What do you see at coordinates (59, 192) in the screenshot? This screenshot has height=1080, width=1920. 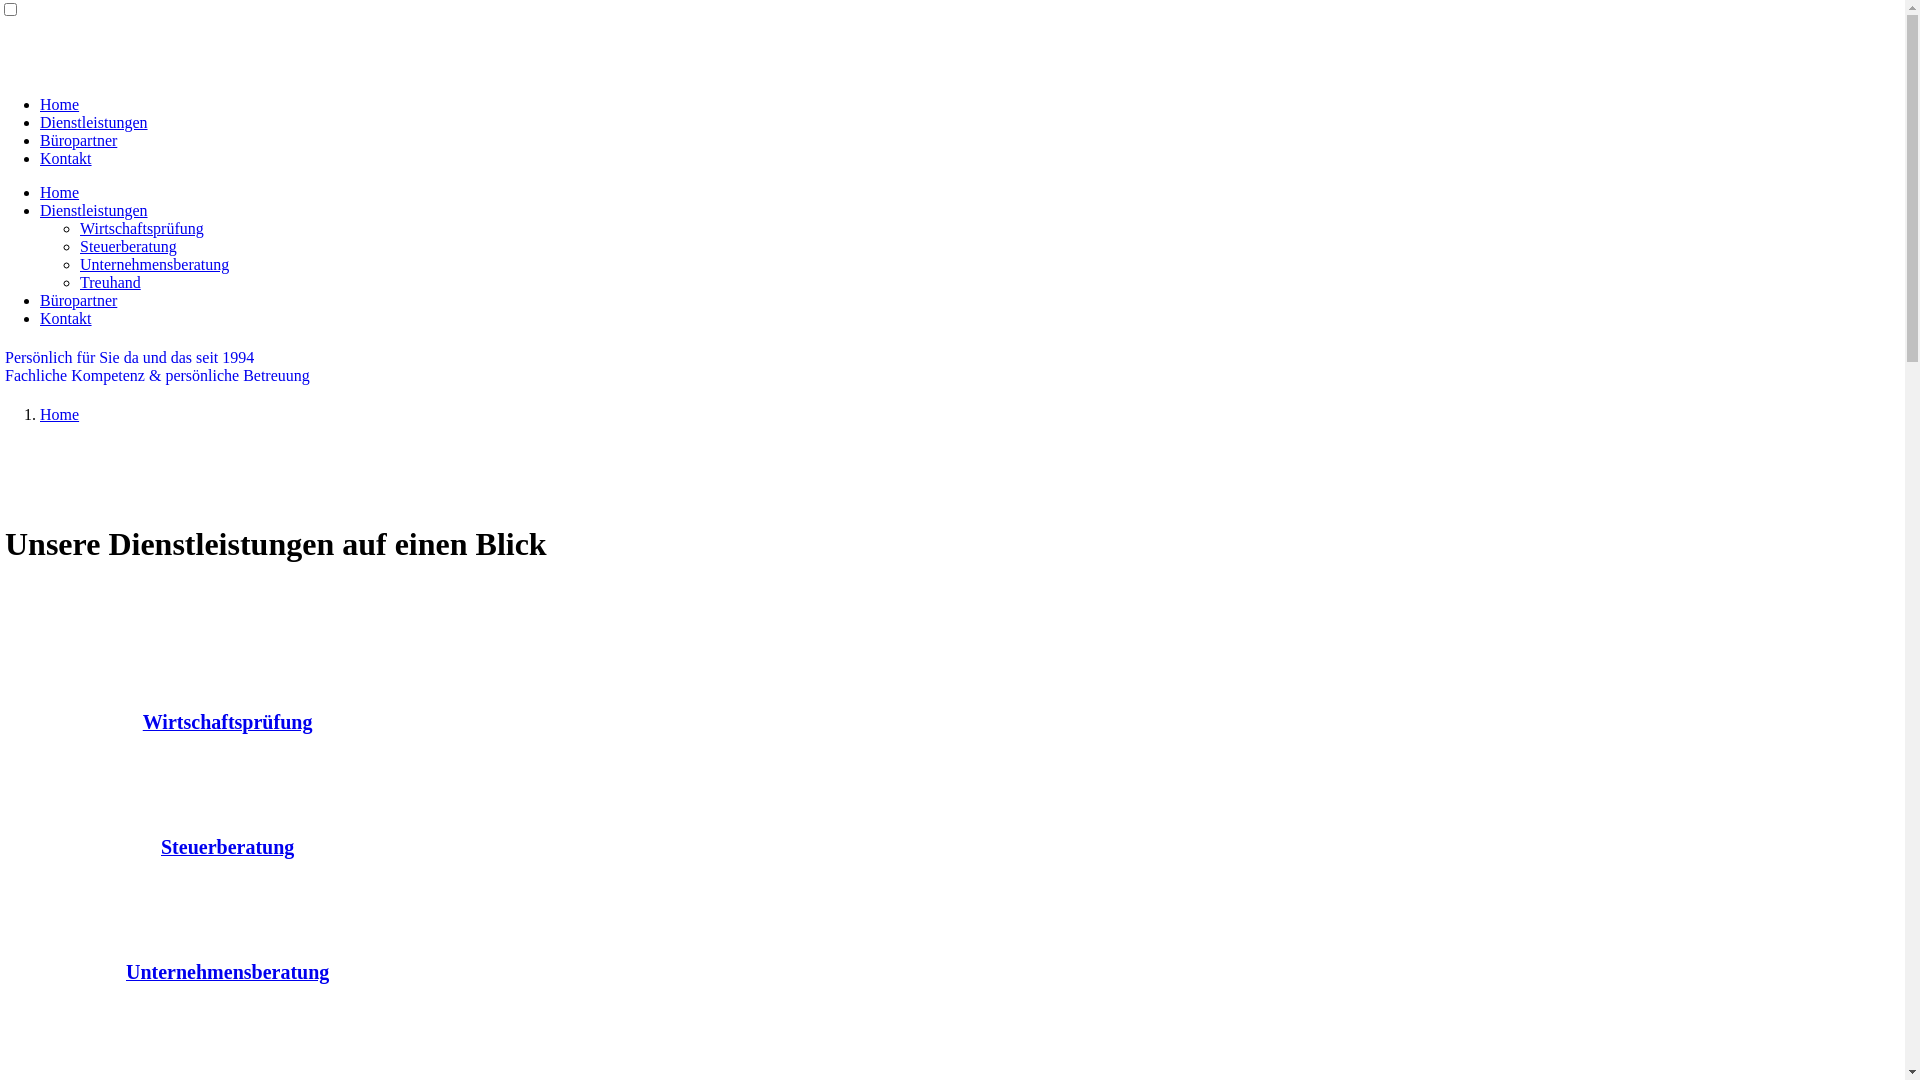 I see `'Home'` at bounding box center [59, 192].